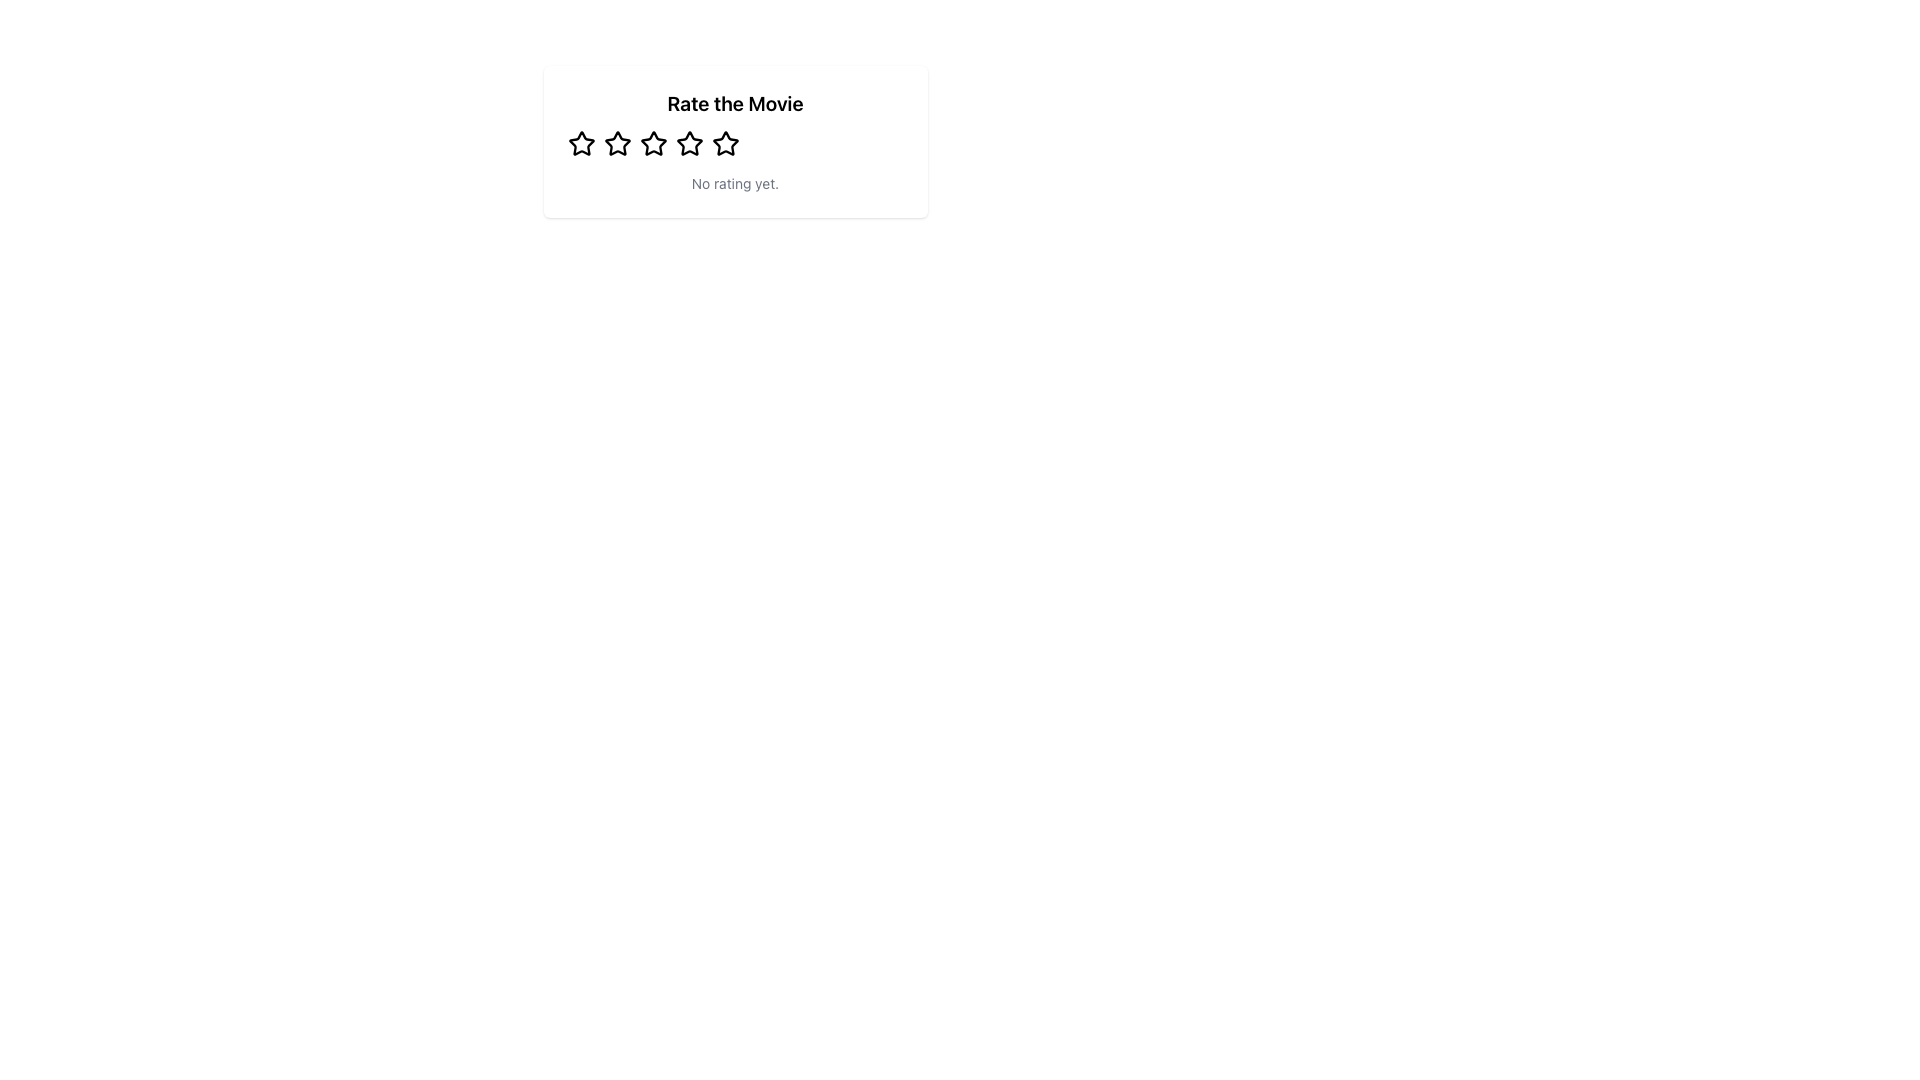 This screenshot has height=1080, width=1920. I want to click on the fourth star in the five-star rating system, so click(689, 142).